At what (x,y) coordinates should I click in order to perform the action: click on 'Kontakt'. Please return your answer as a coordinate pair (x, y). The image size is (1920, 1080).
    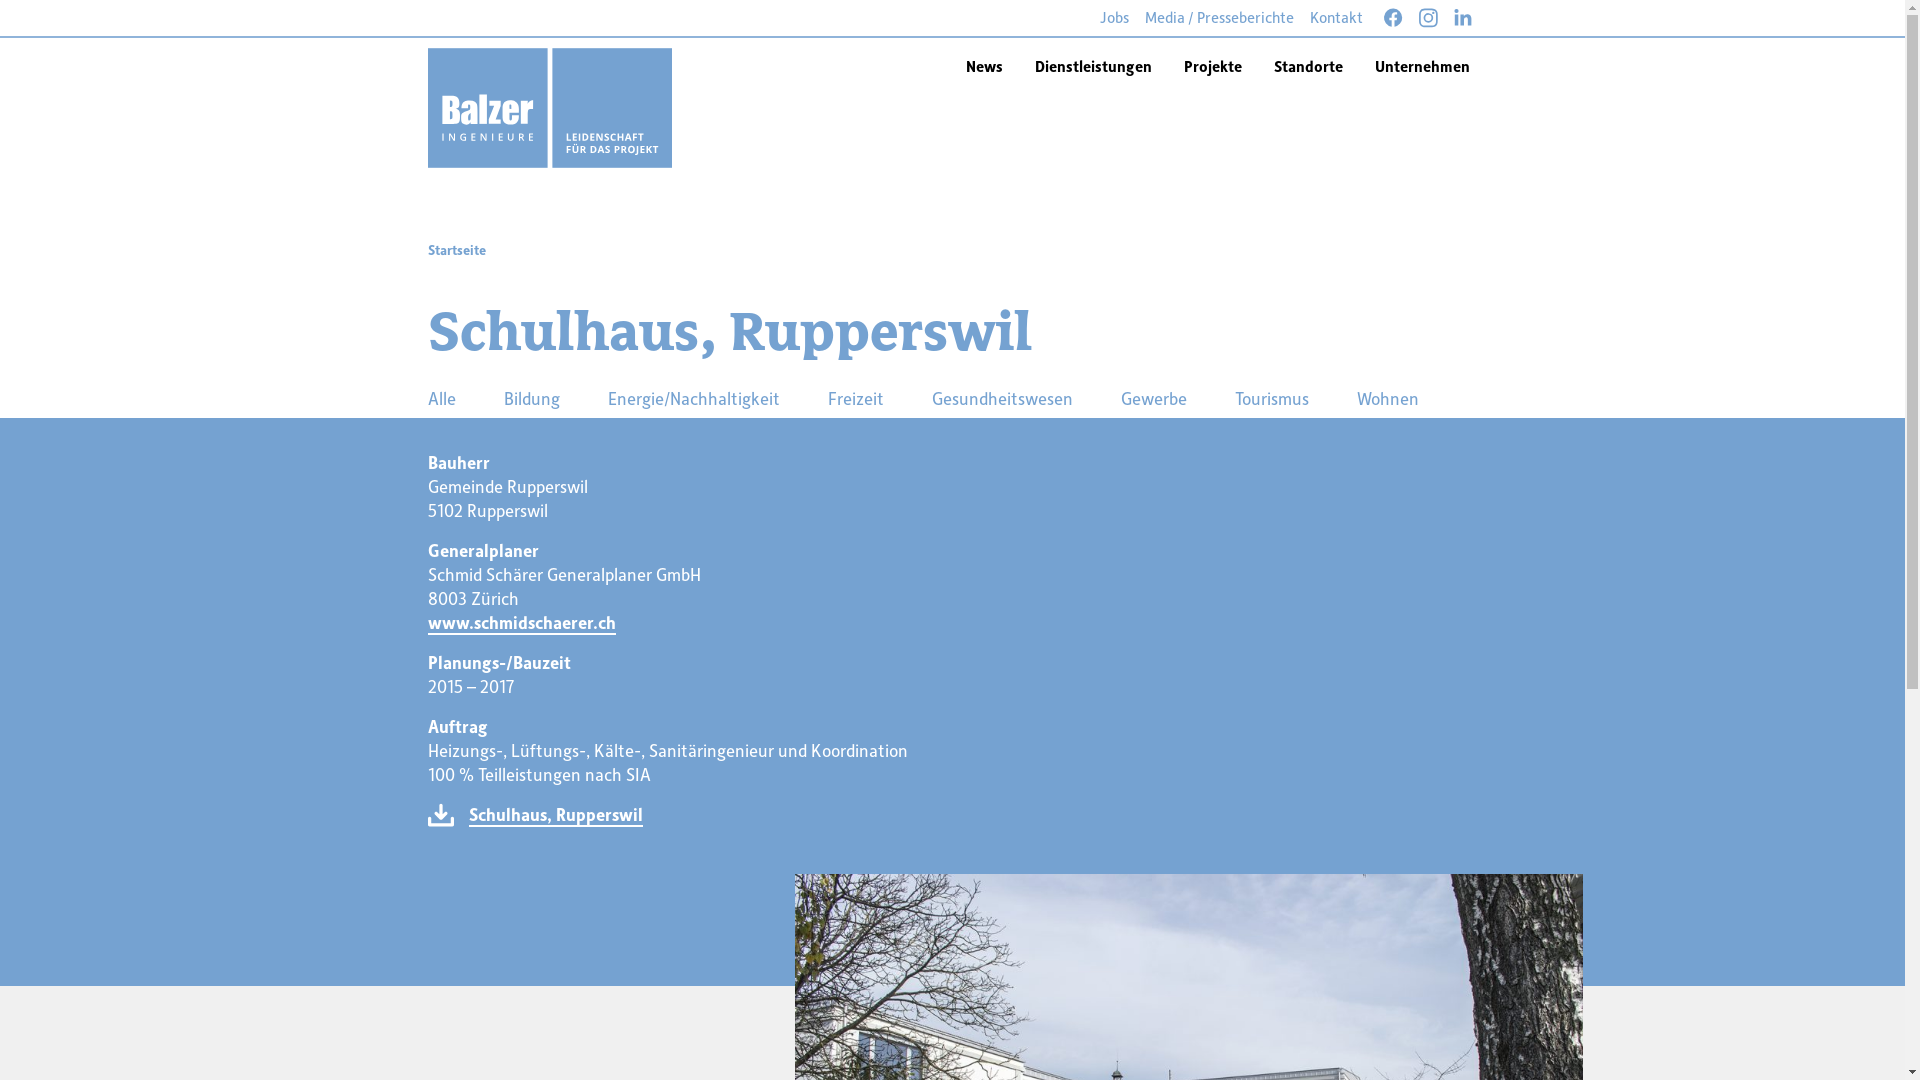
    Looking at the image, I should click on (1336, 18).